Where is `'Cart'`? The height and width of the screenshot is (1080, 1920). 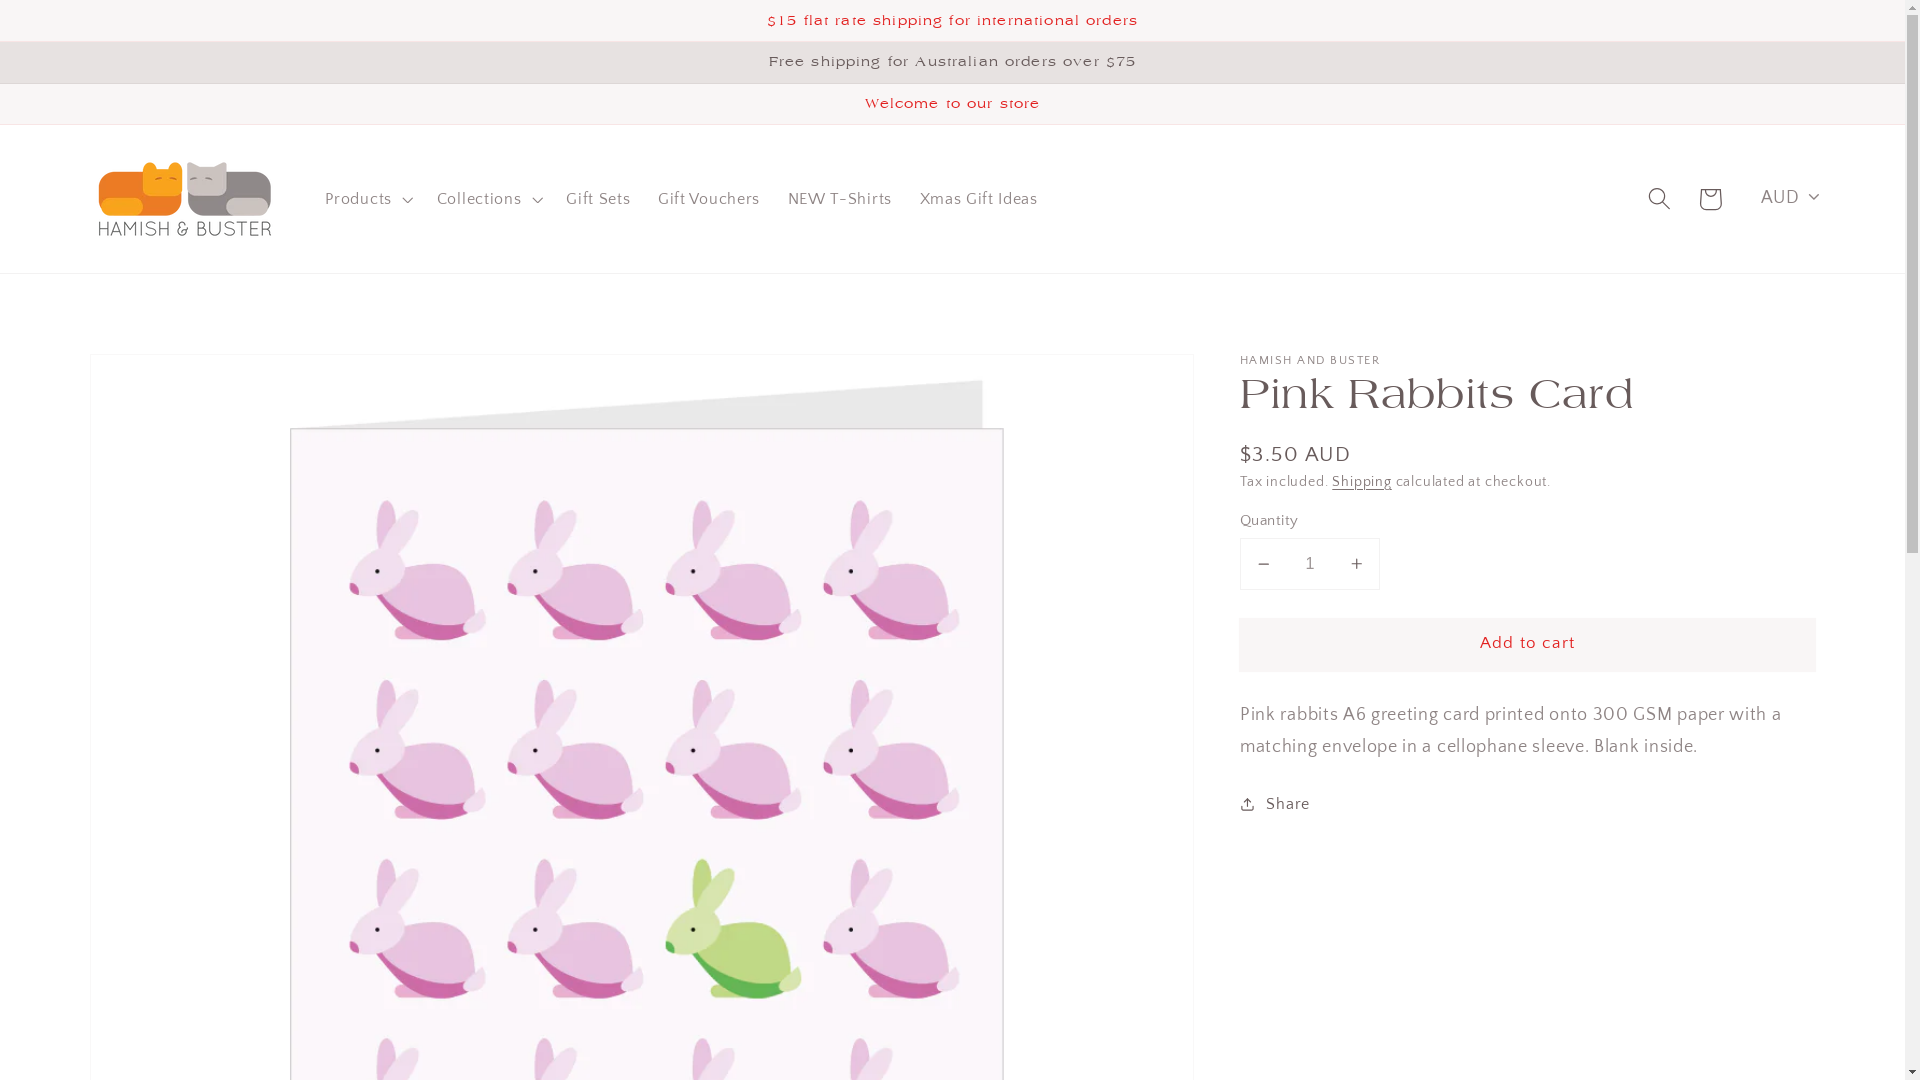
'Cart' is located at coordinates (1683, 199).